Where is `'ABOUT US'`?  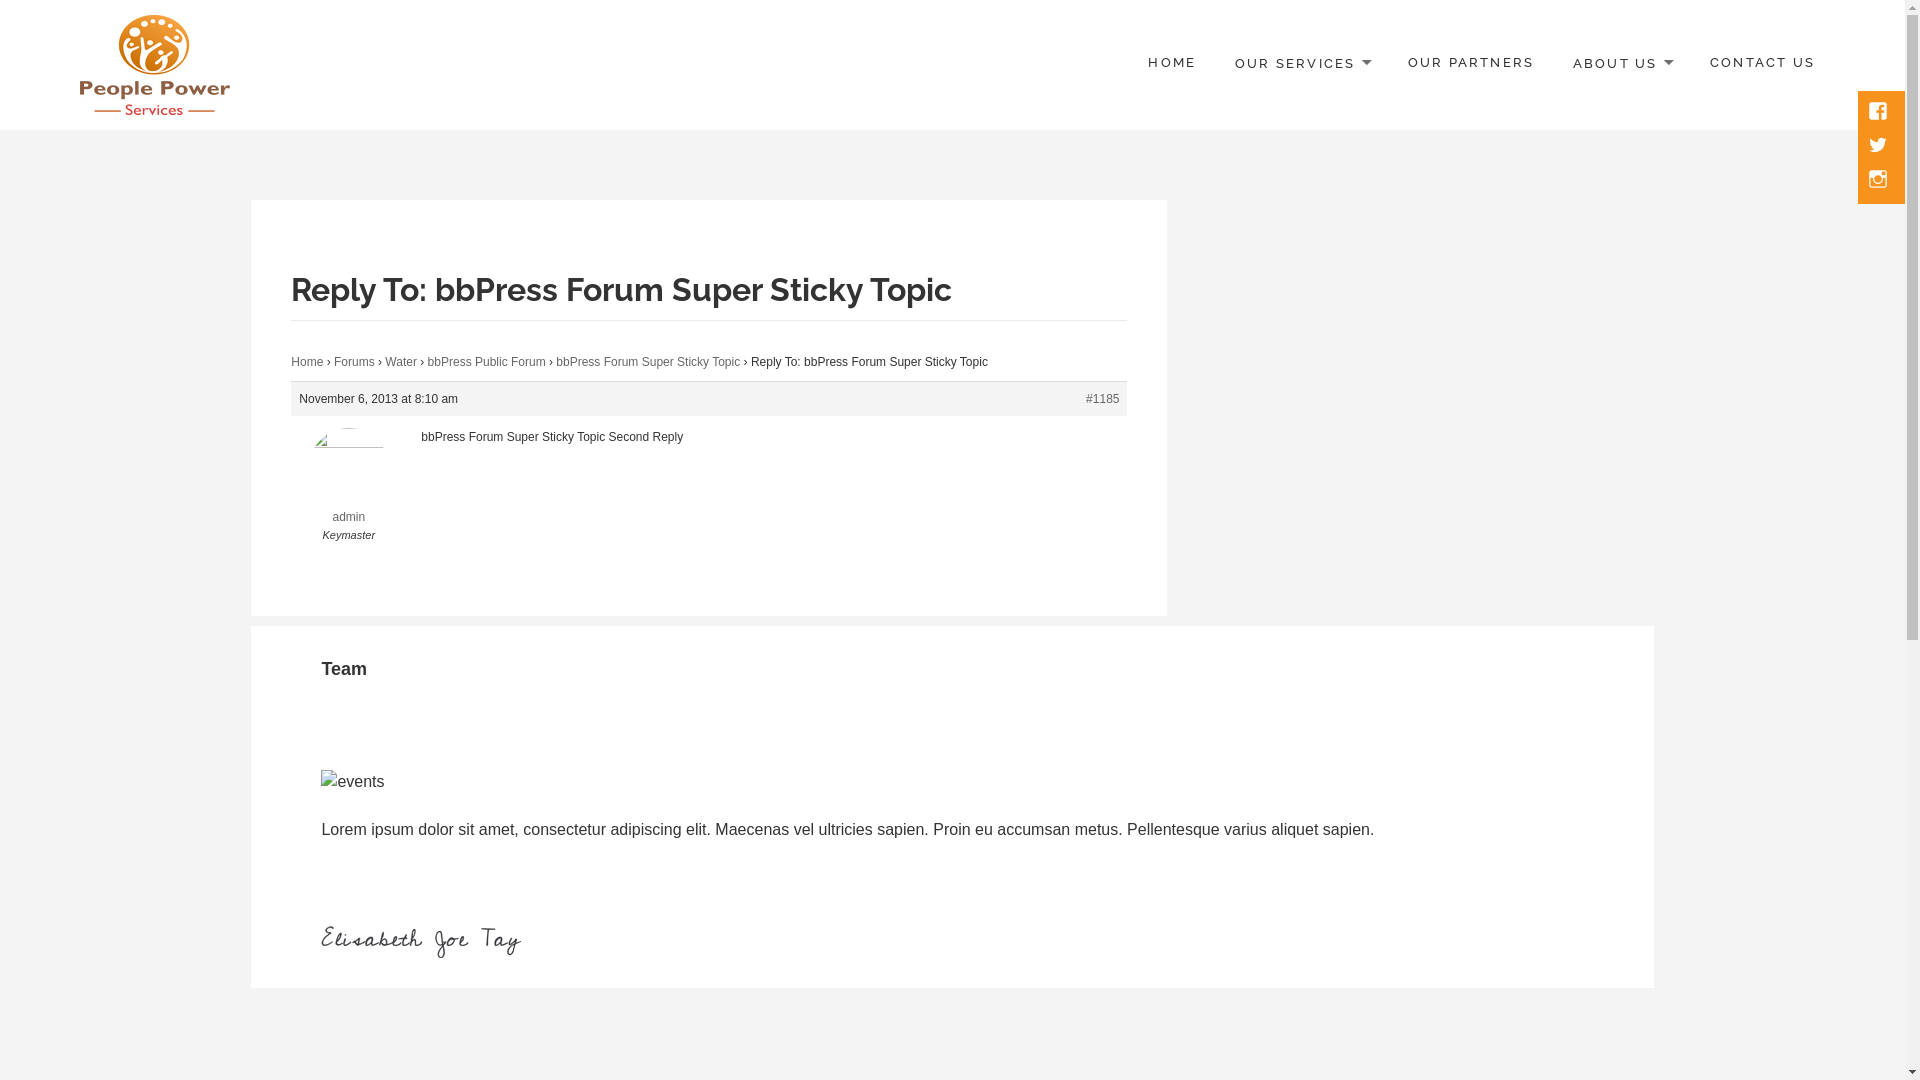 'ABOUT US' is located at coordinates (1622, 63).